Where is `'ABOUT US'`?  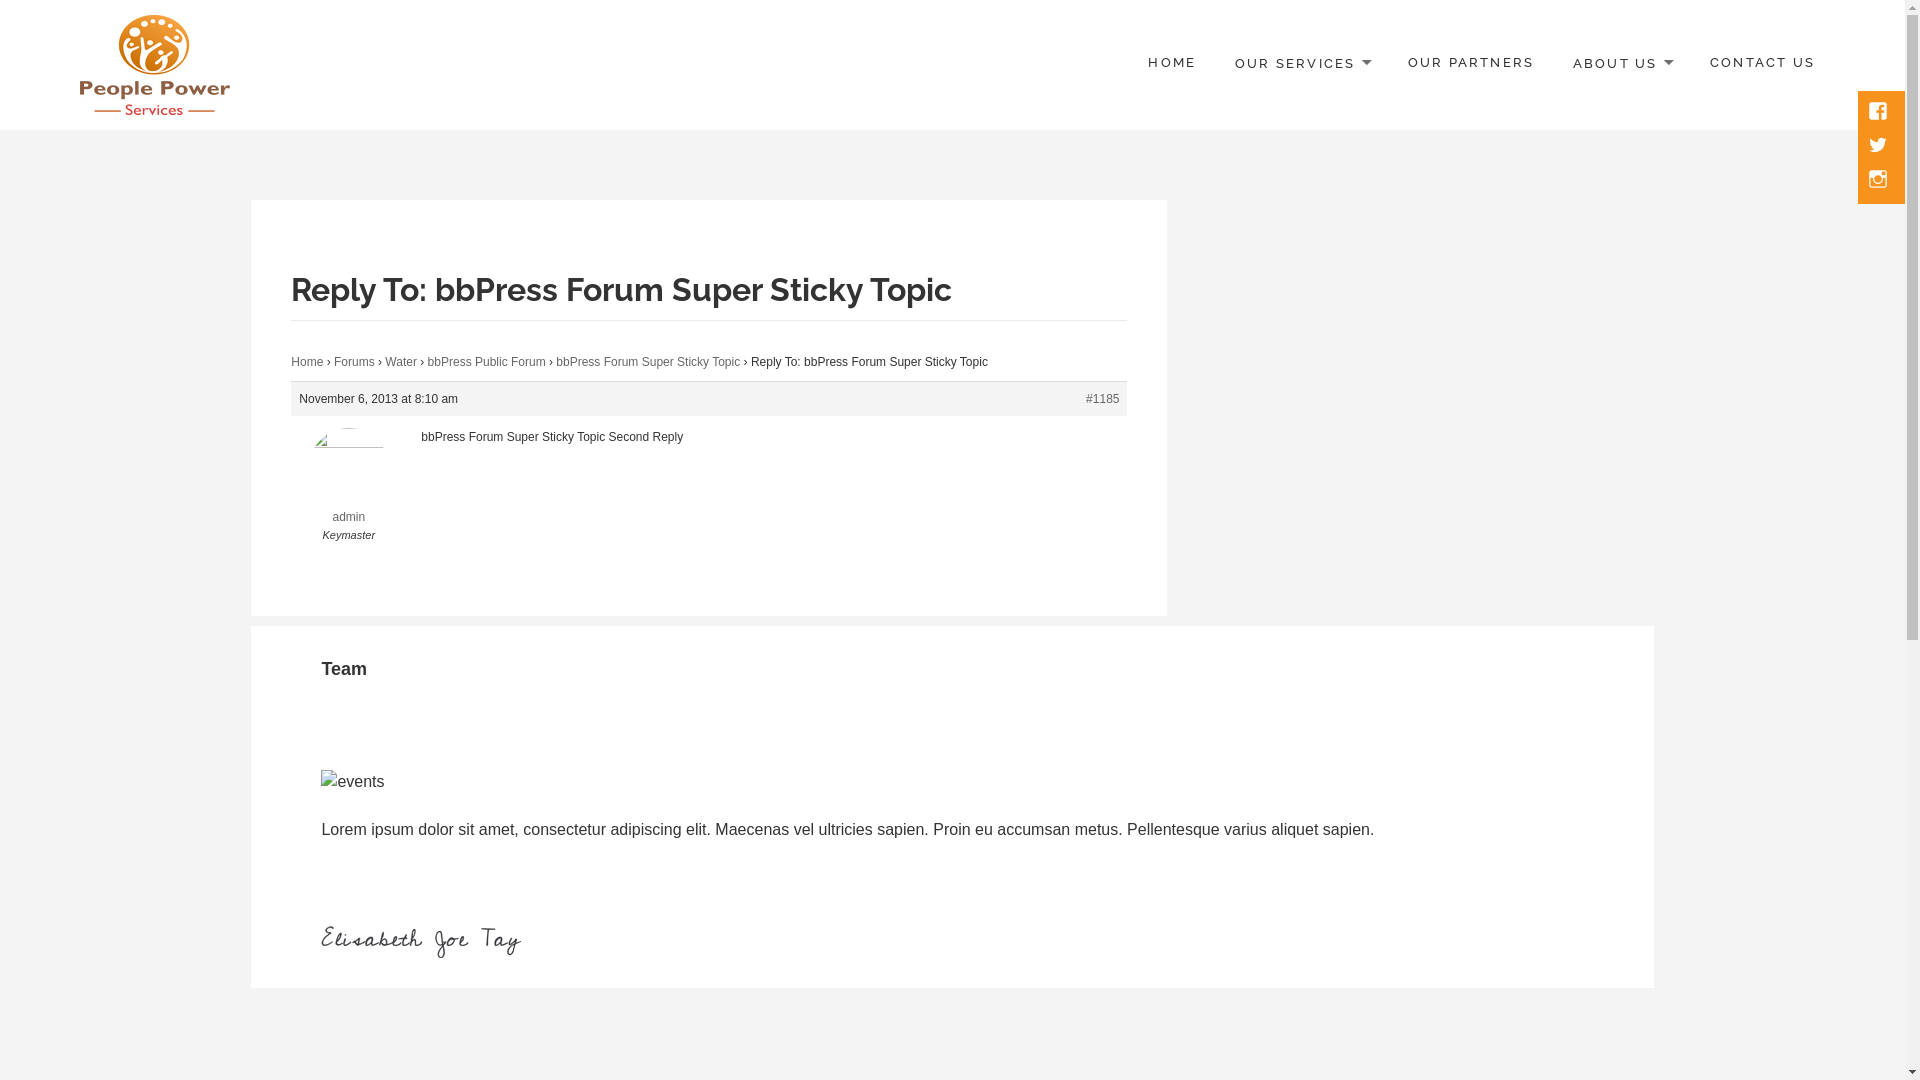 'ABOUT US' is located at coordinates (1622, 63).